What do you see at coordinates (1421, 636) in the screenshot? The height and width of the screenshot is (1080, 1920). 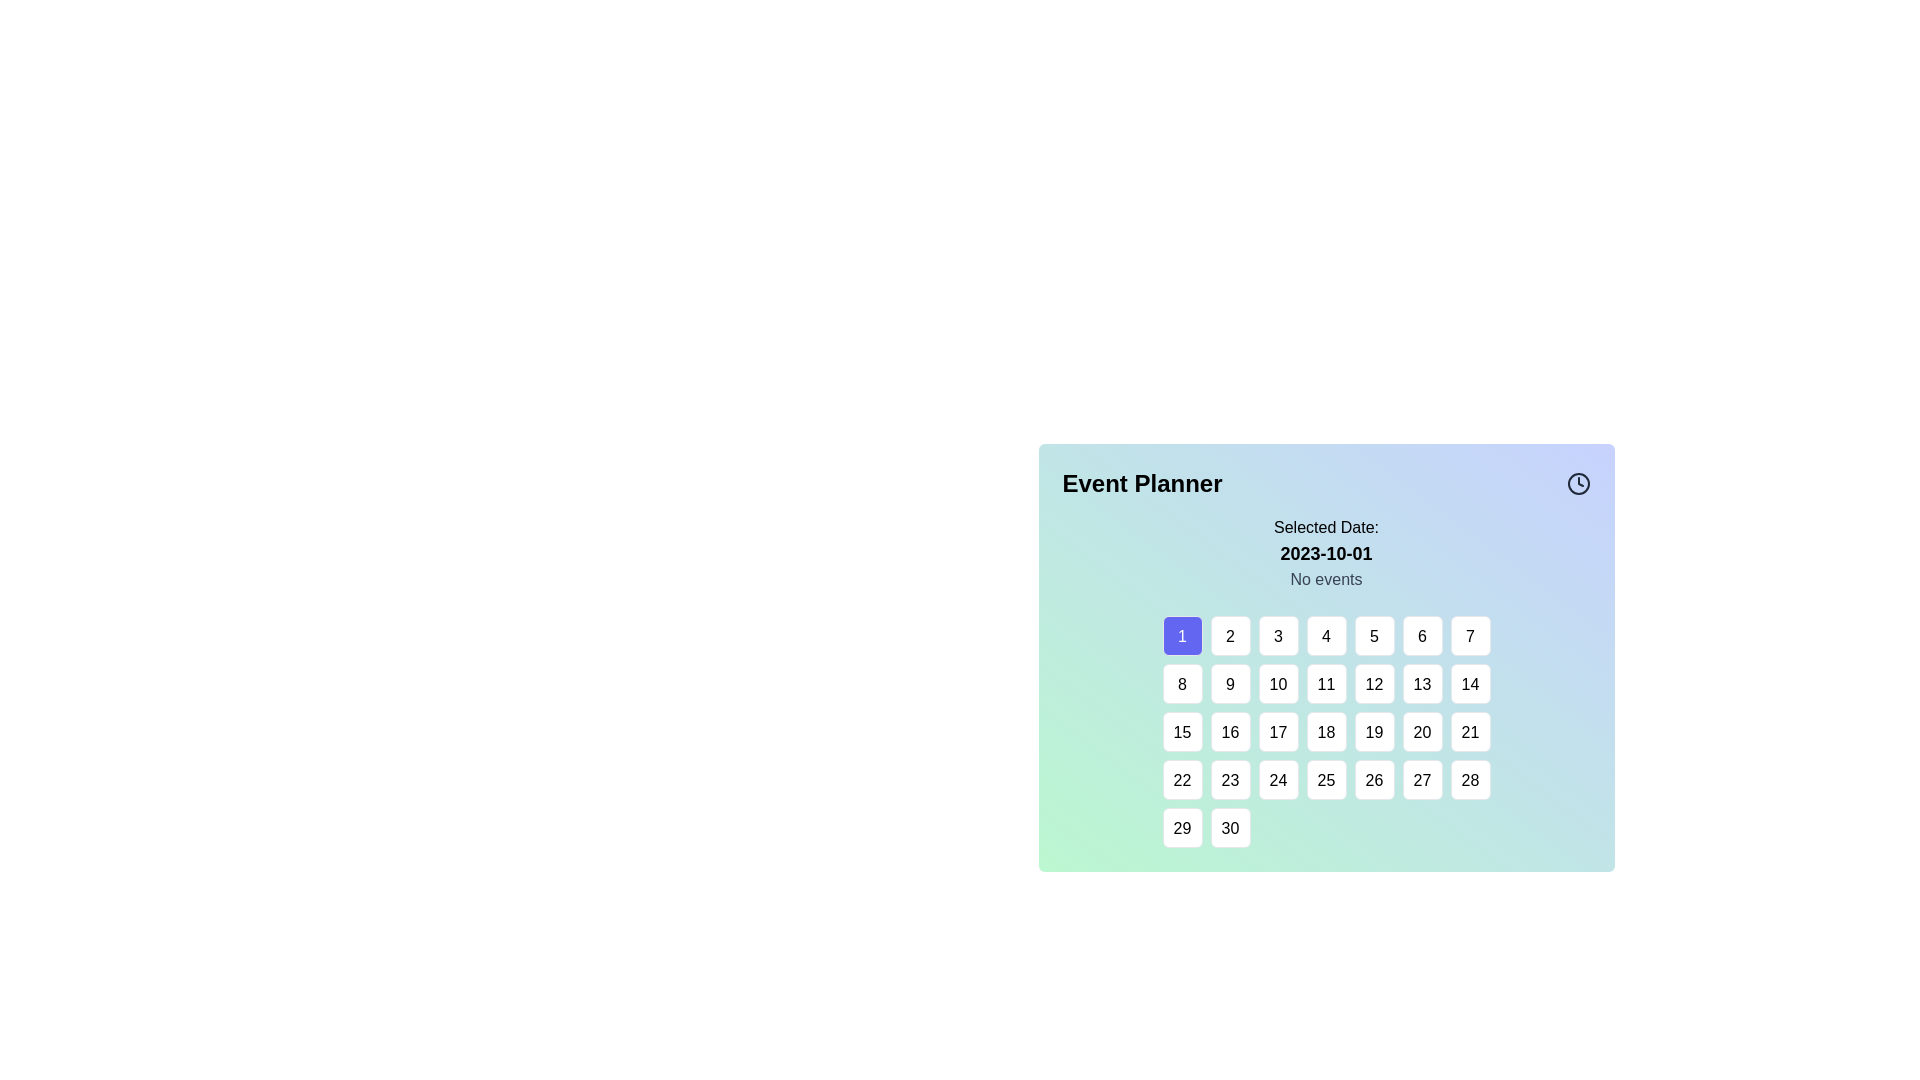 I see `the button with the text '6', which is a rounded square with a white background and a hover effect that changes the background to indigo. It is located in the 'Event Planner' area, specifically the sixth item in the top row of a 7-column grid` at bounding box center [1421, 636].